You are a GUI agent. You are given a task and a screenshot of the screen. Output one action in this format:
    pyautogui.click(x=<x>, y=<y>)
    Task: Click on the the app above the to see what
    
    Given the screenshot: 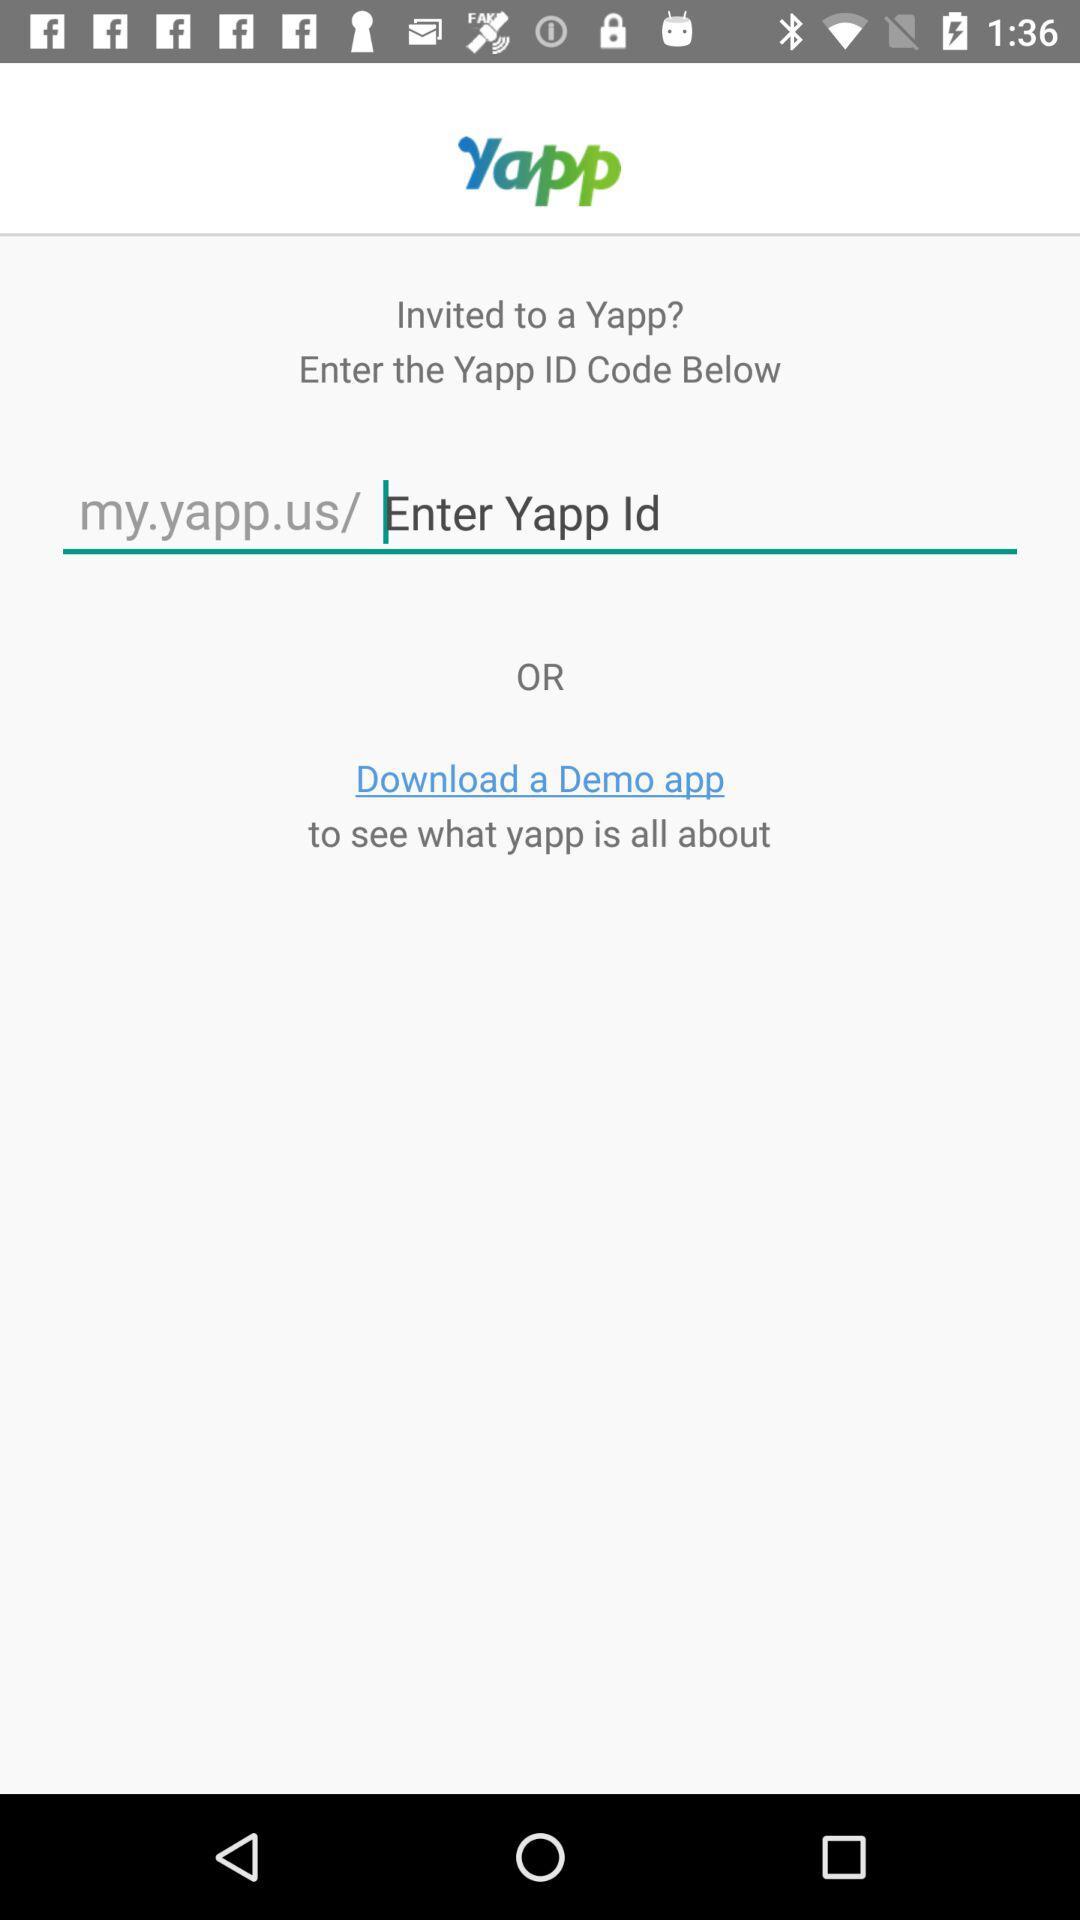 What is the action you would take?
    pyautogui.click(x=540, y=776)
    